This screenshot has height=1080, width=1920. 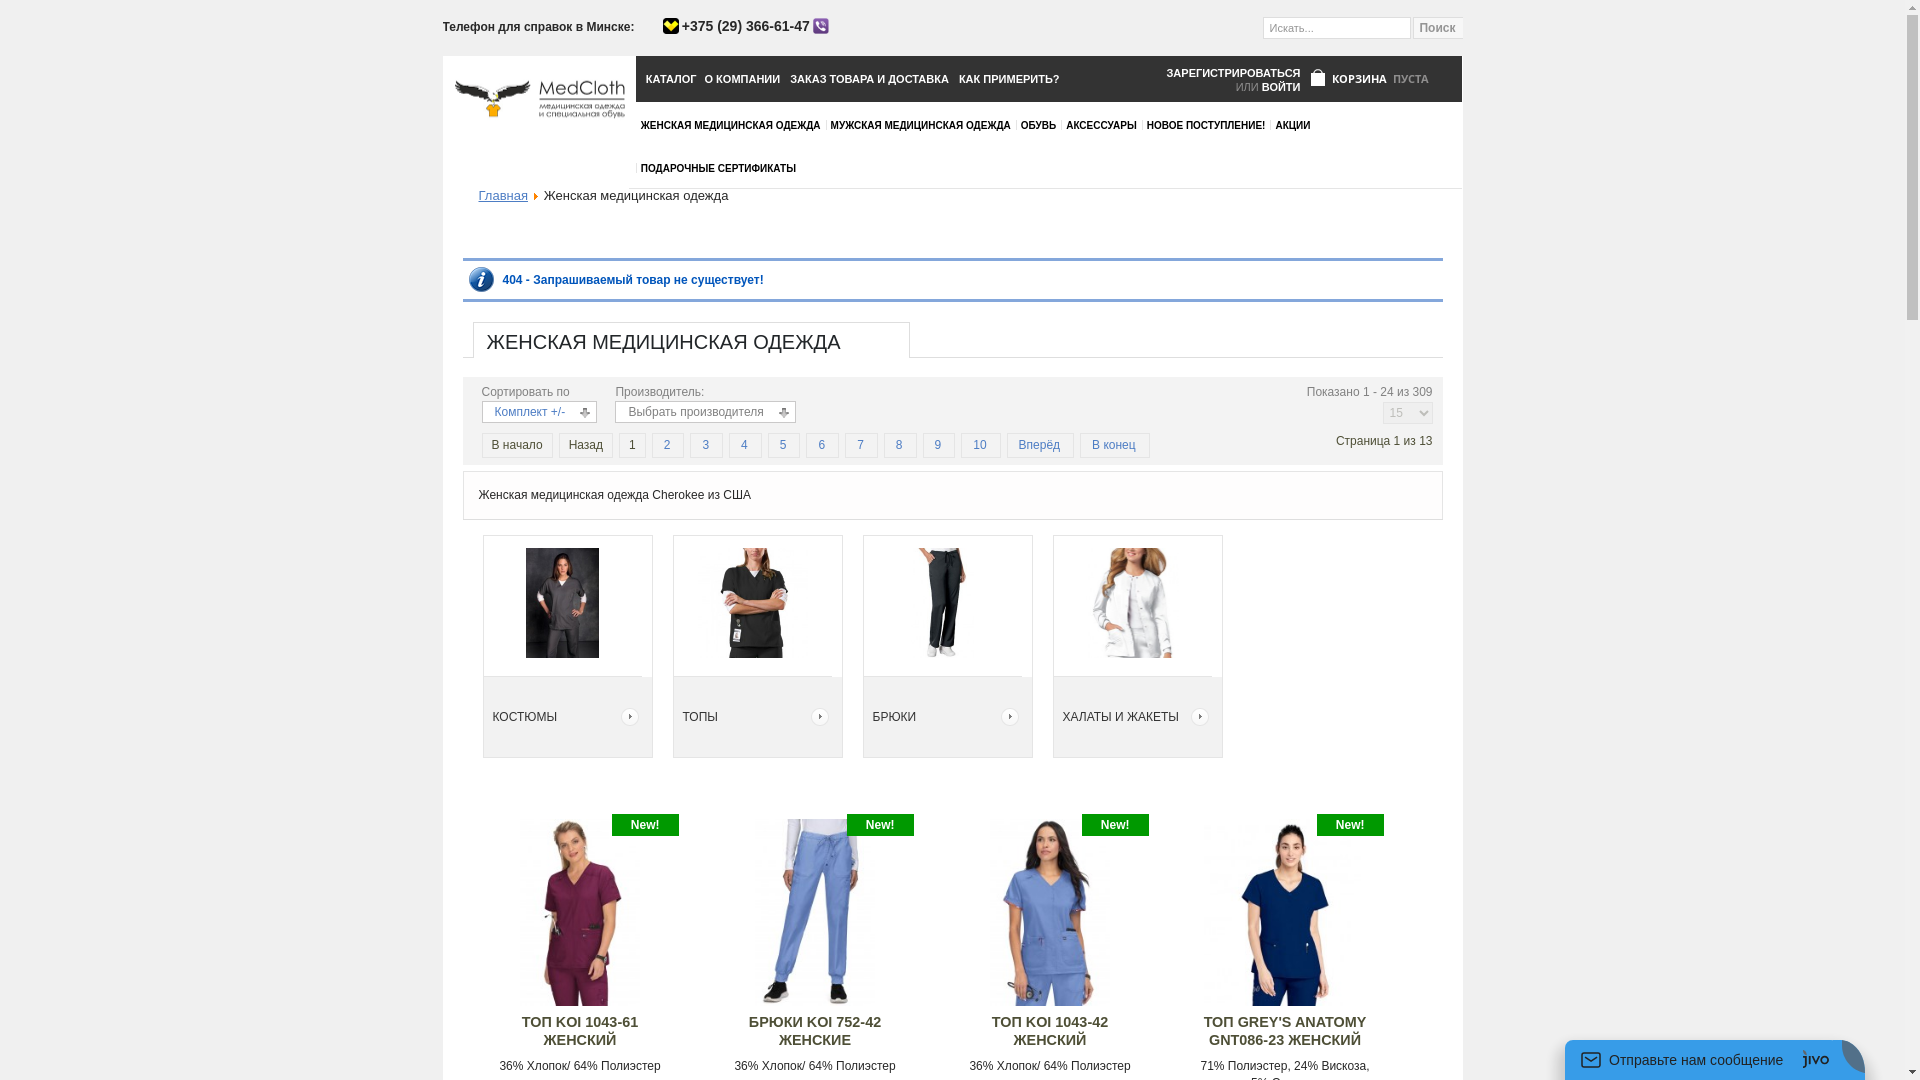 What do you see at coordinates (937, 443) in the screenshot?
I see `'9'` at bounding box center [937, 443].